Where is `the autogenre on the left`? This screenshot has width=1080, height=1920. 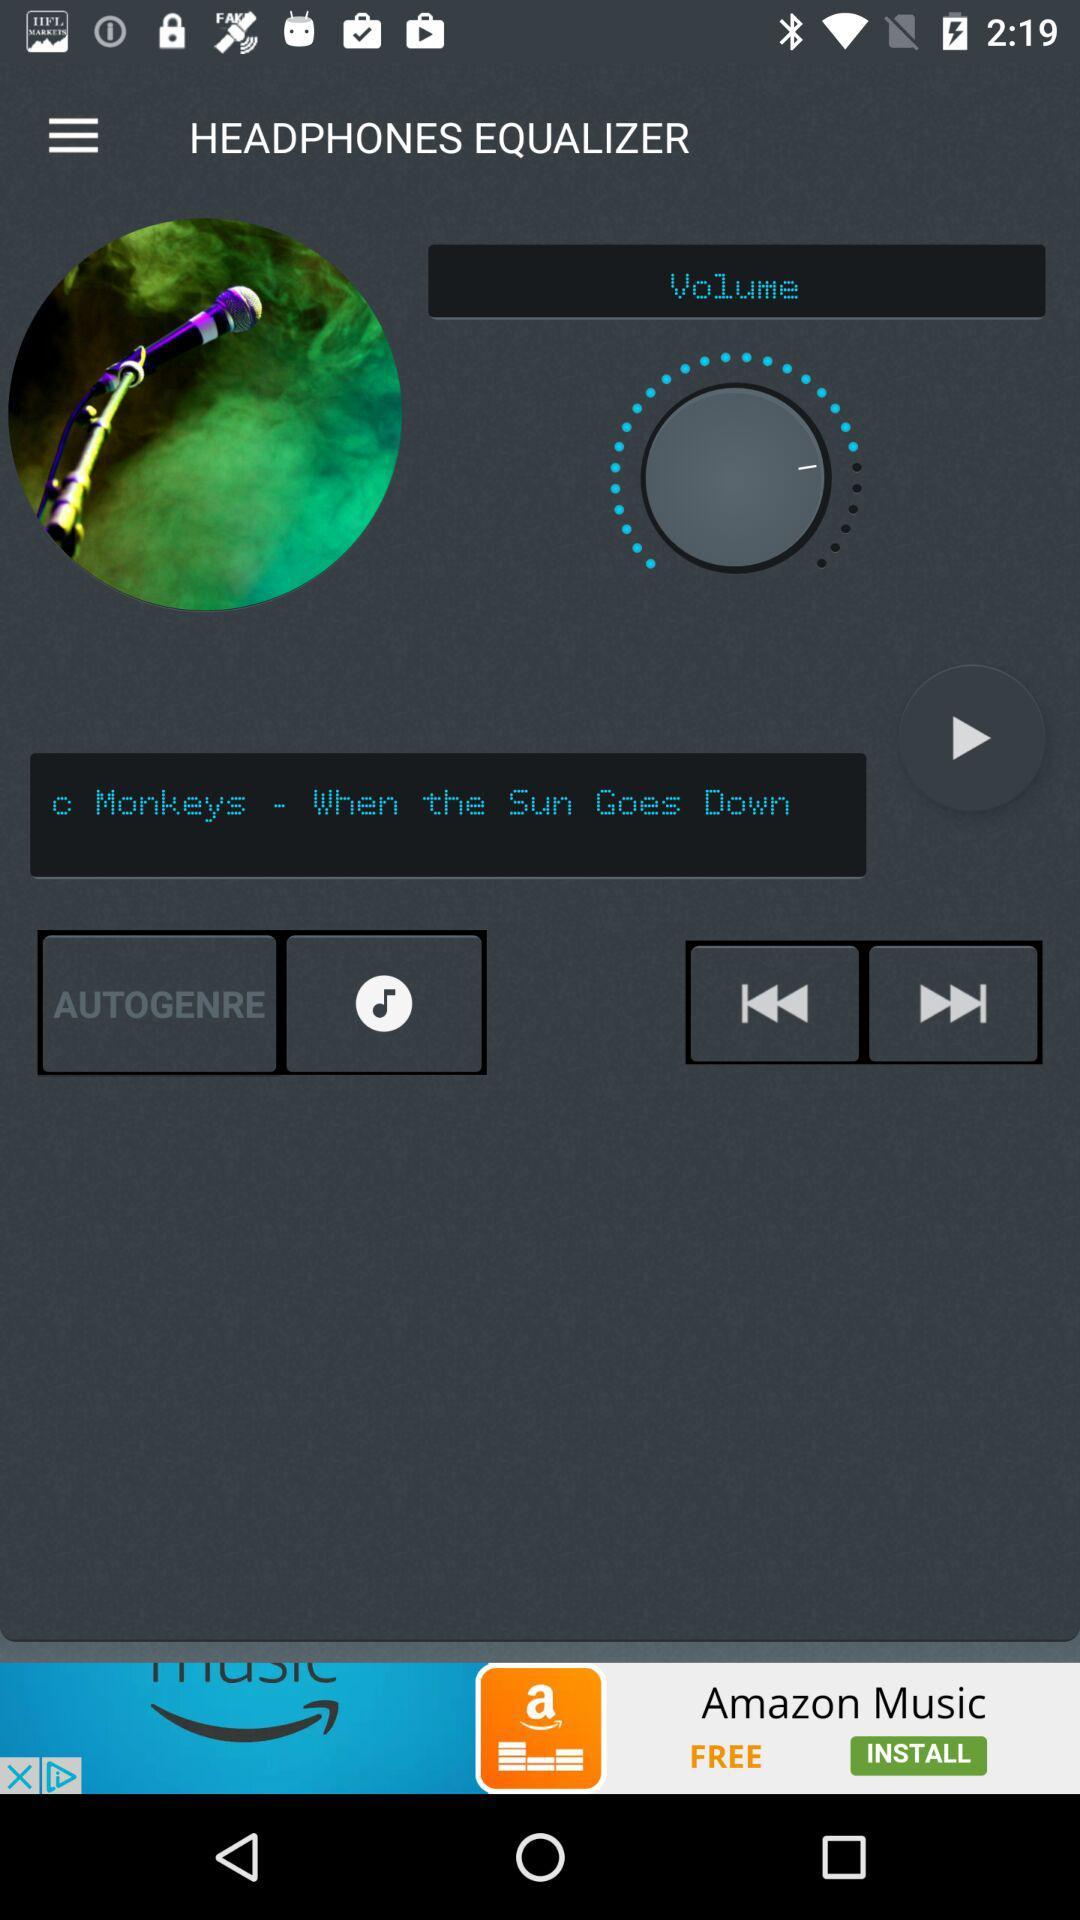 the autogenre on the left is located at coordinates (158, 1003).